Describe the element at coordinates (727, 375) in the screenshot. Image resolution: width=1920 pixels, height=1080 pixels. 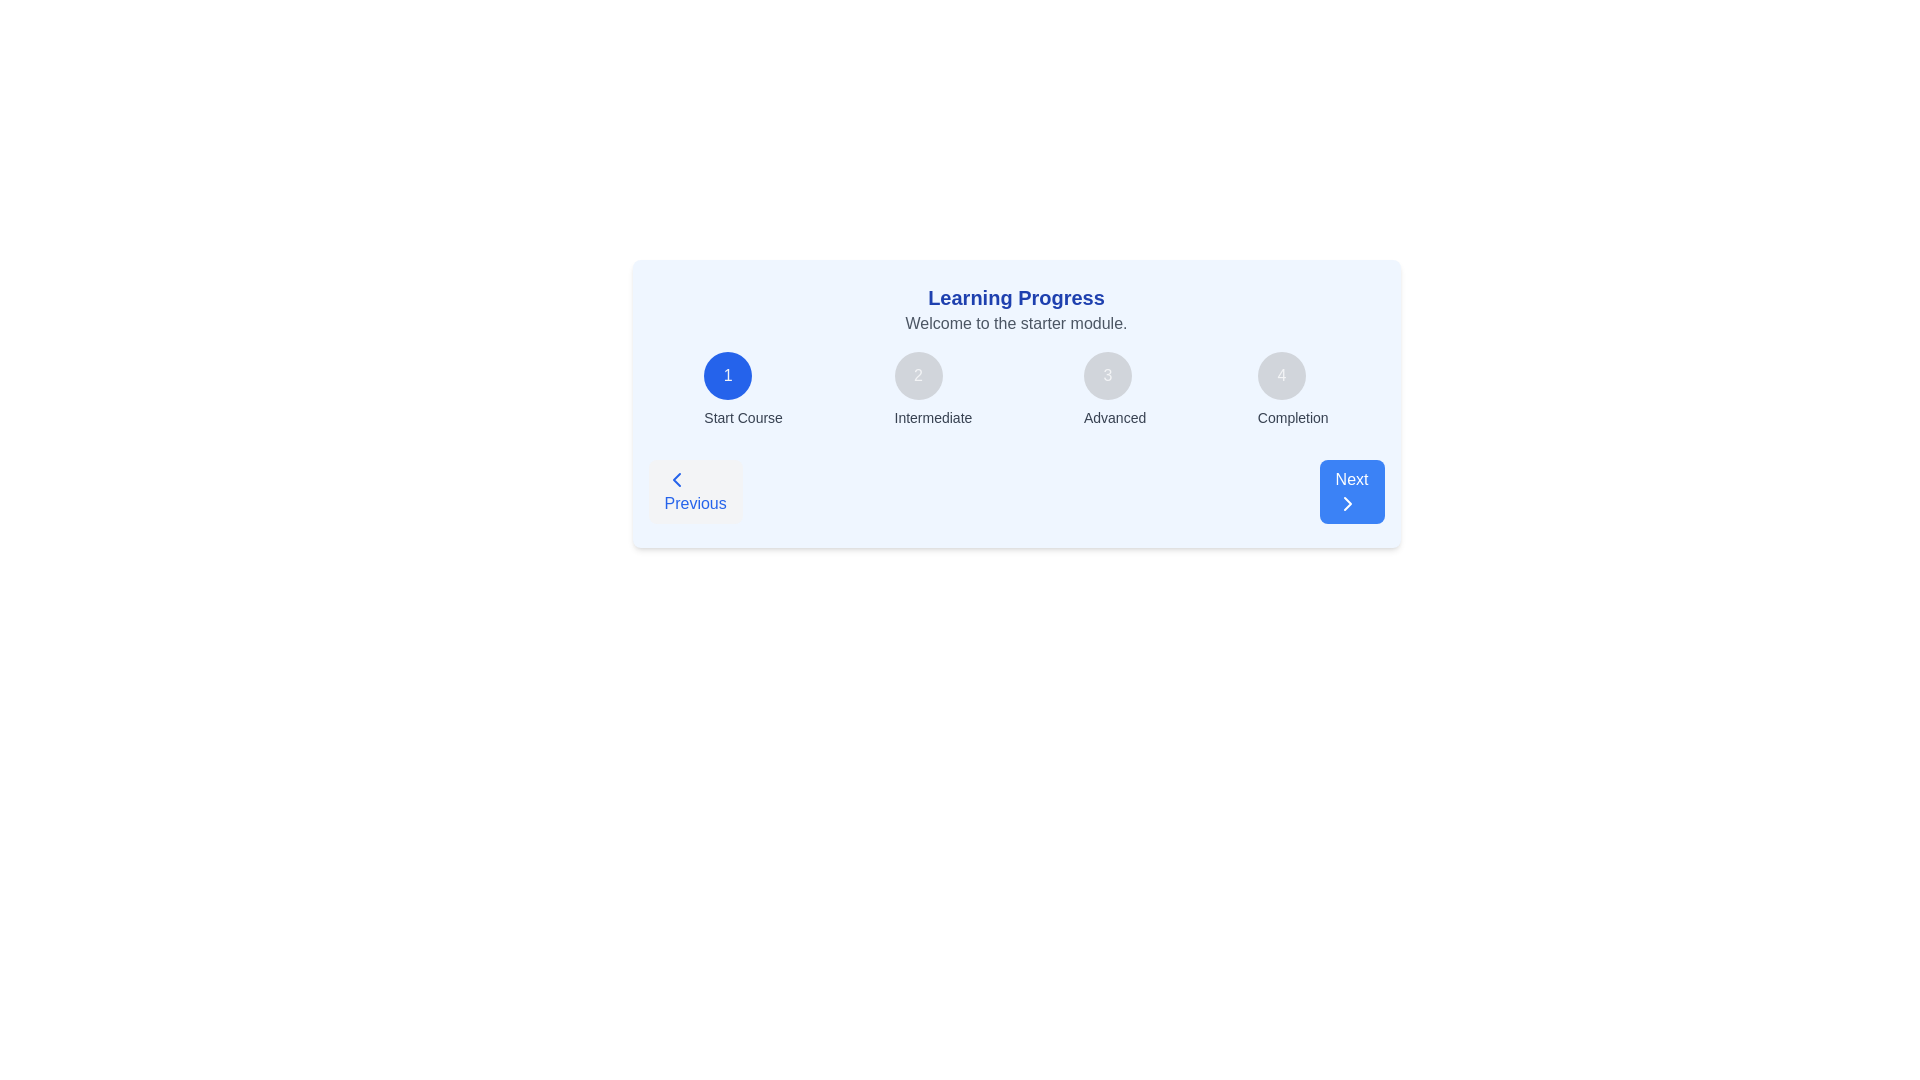
I see `the current step's circle to view its status` at that location.